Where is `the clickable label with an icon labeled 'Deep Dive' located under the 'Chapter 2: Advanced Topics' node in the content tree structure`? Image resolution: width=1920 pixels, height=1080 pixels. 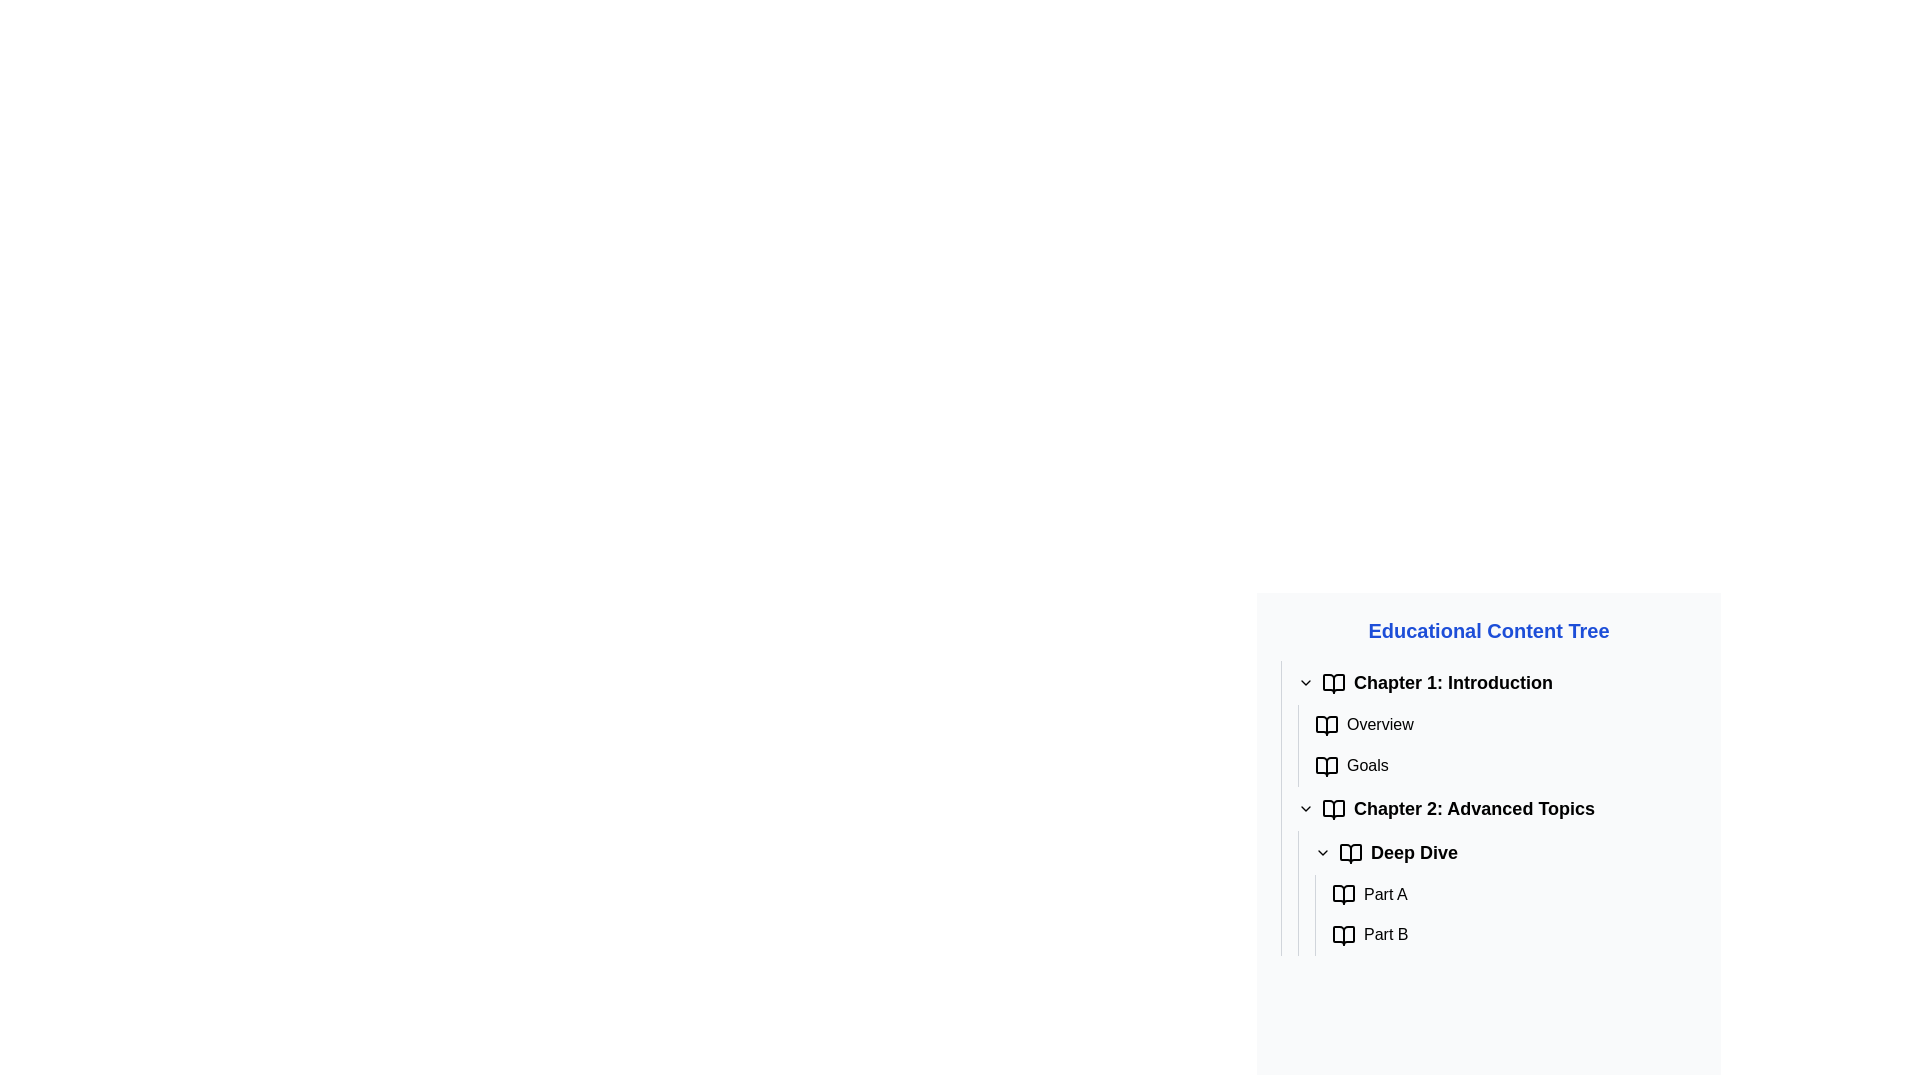
the clickable label with an icon labeled 'Deep Dive' located under the 'Chapter 2: Advanced Topics' node in the content tree structure is located at coordinates (1396, 852).